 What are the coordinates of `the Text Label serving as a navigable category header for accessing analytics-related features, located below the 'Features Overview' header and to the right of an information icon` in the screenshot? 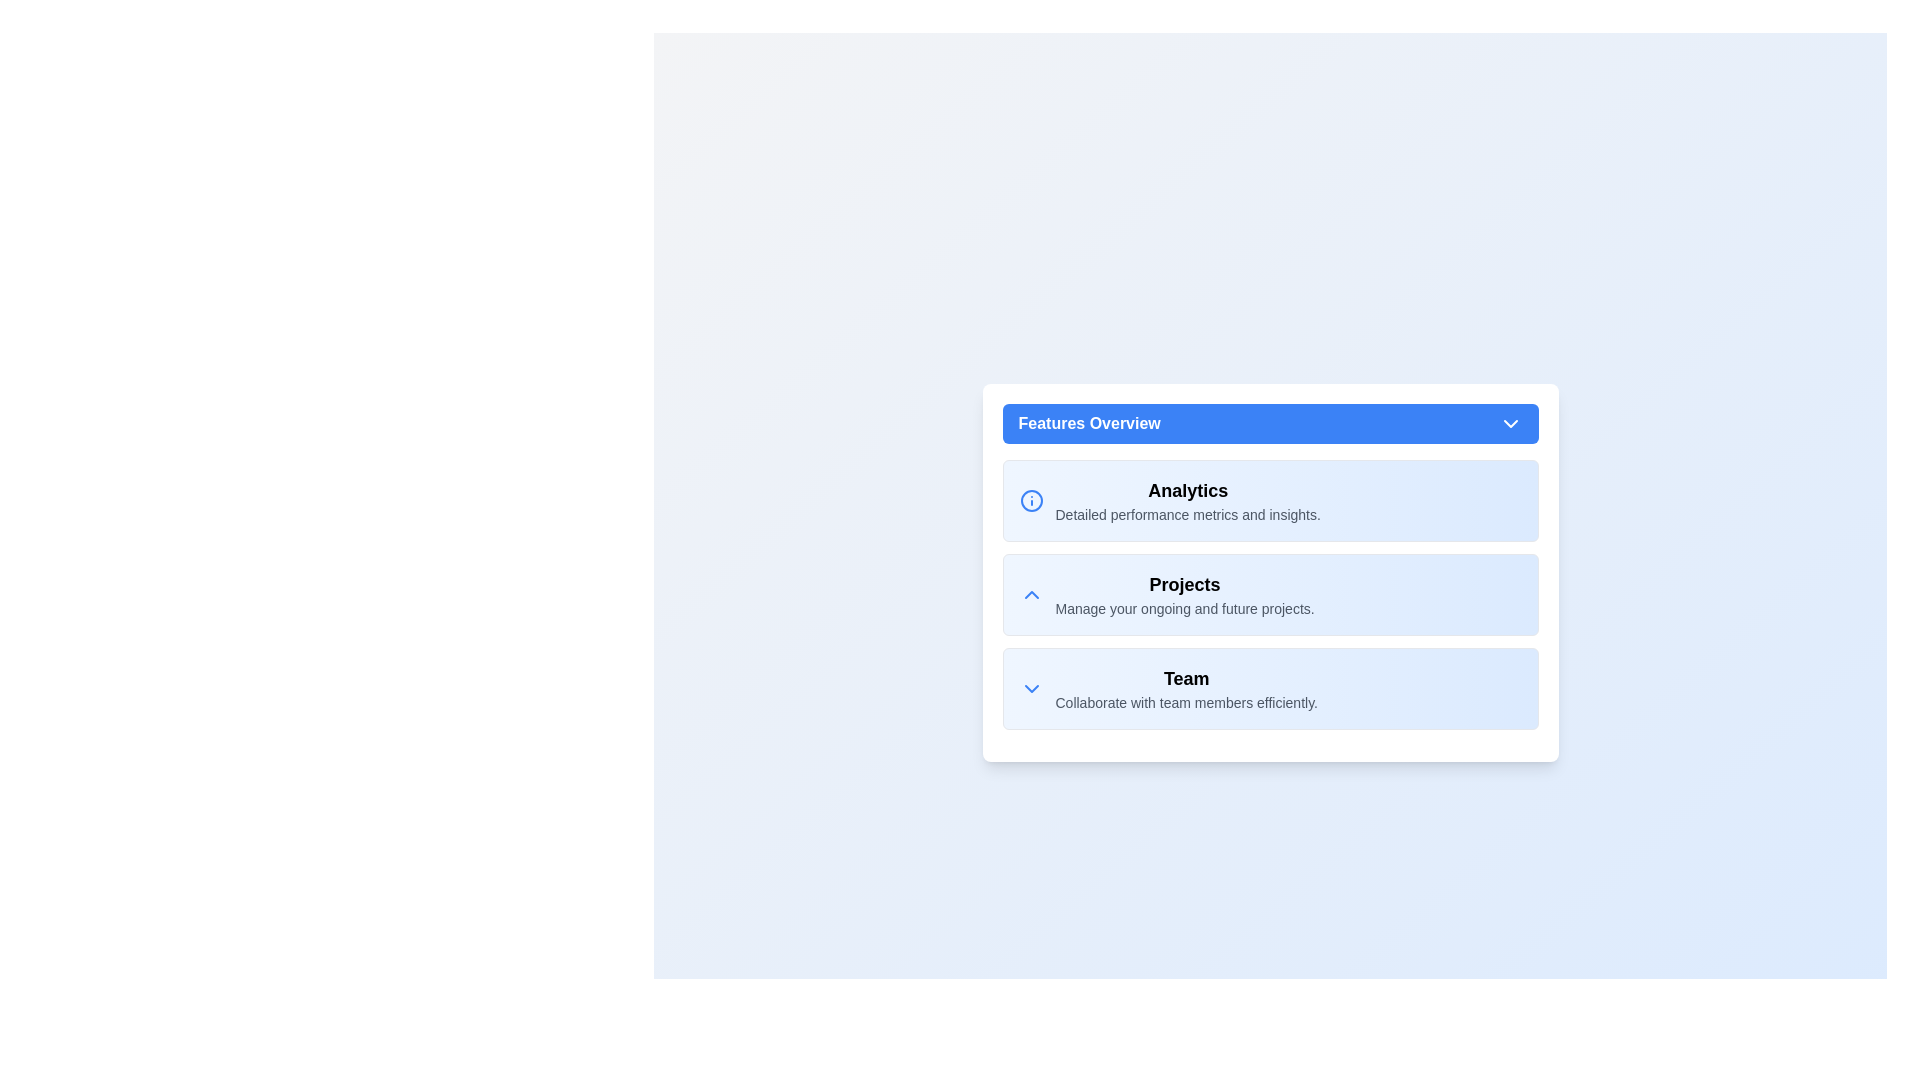 It's located at (1188, 500).